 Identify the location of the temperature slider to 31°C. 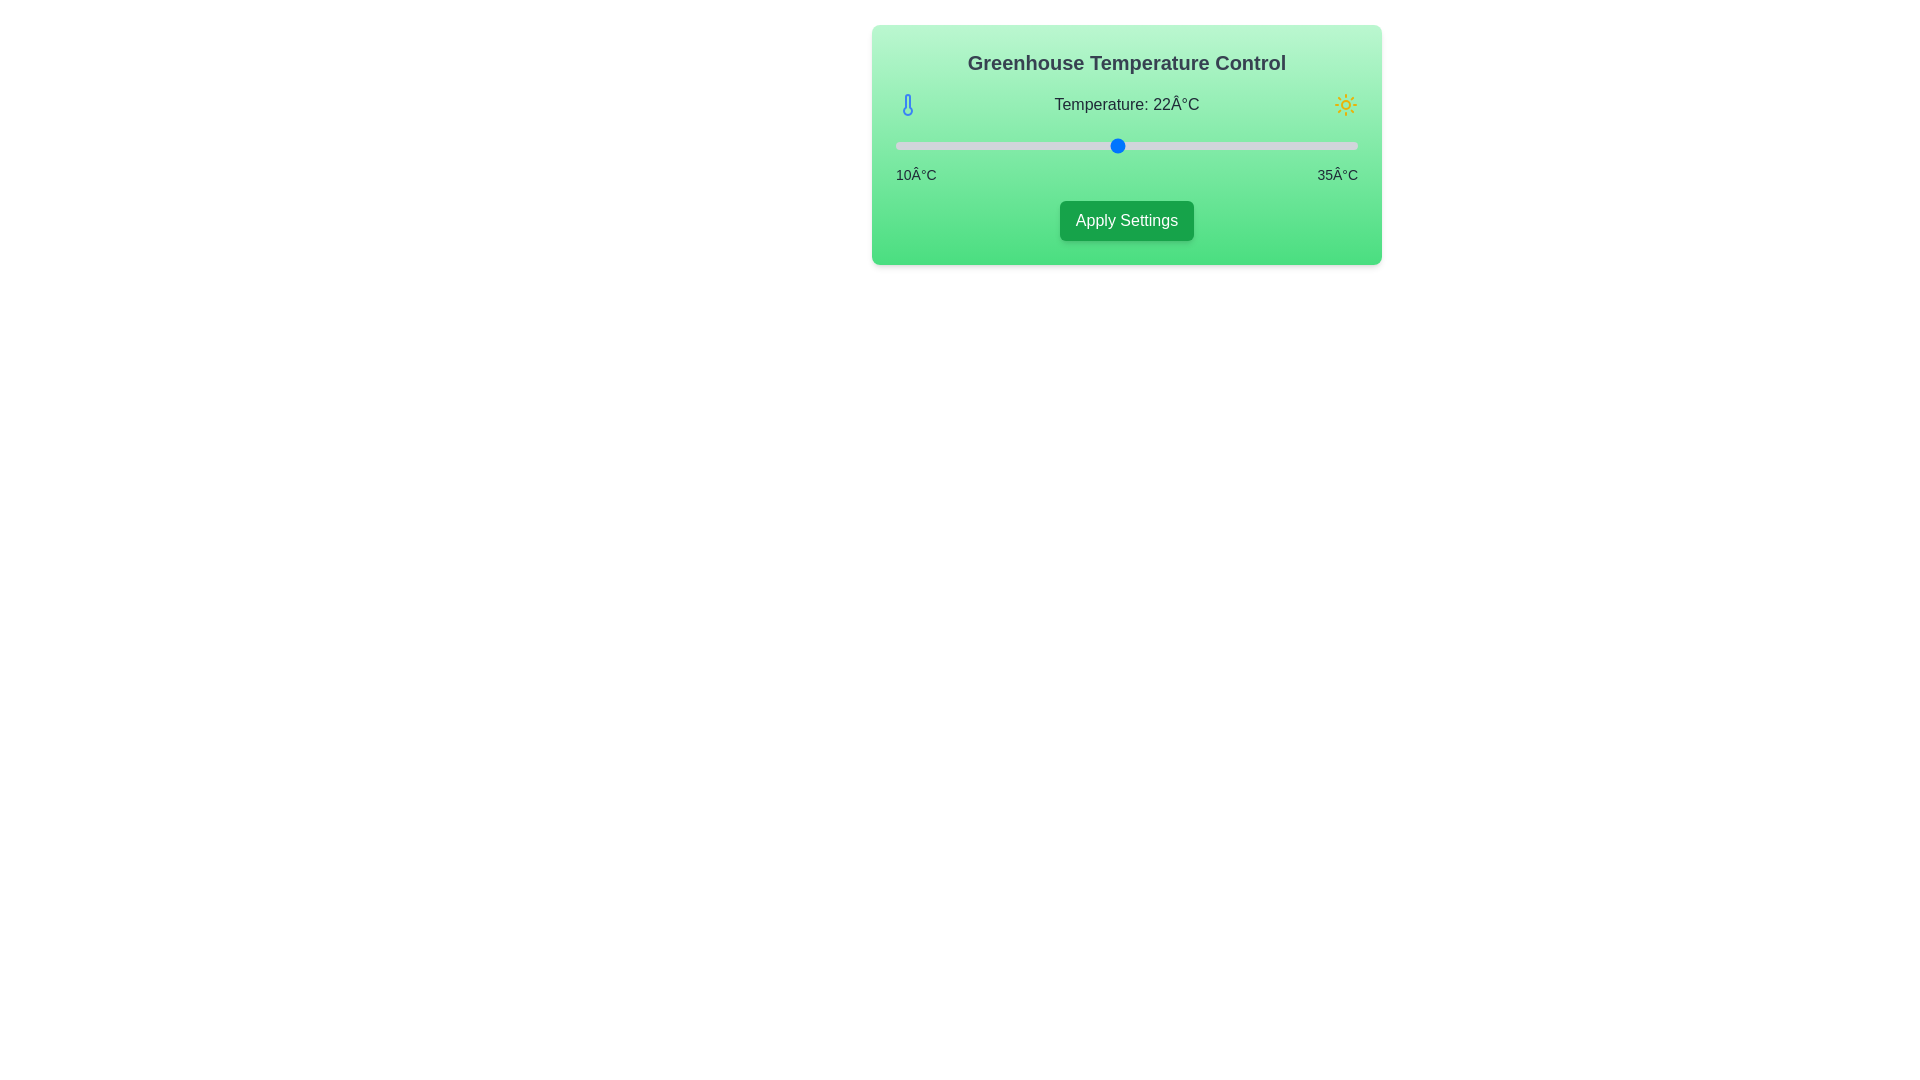
(1284, 145).